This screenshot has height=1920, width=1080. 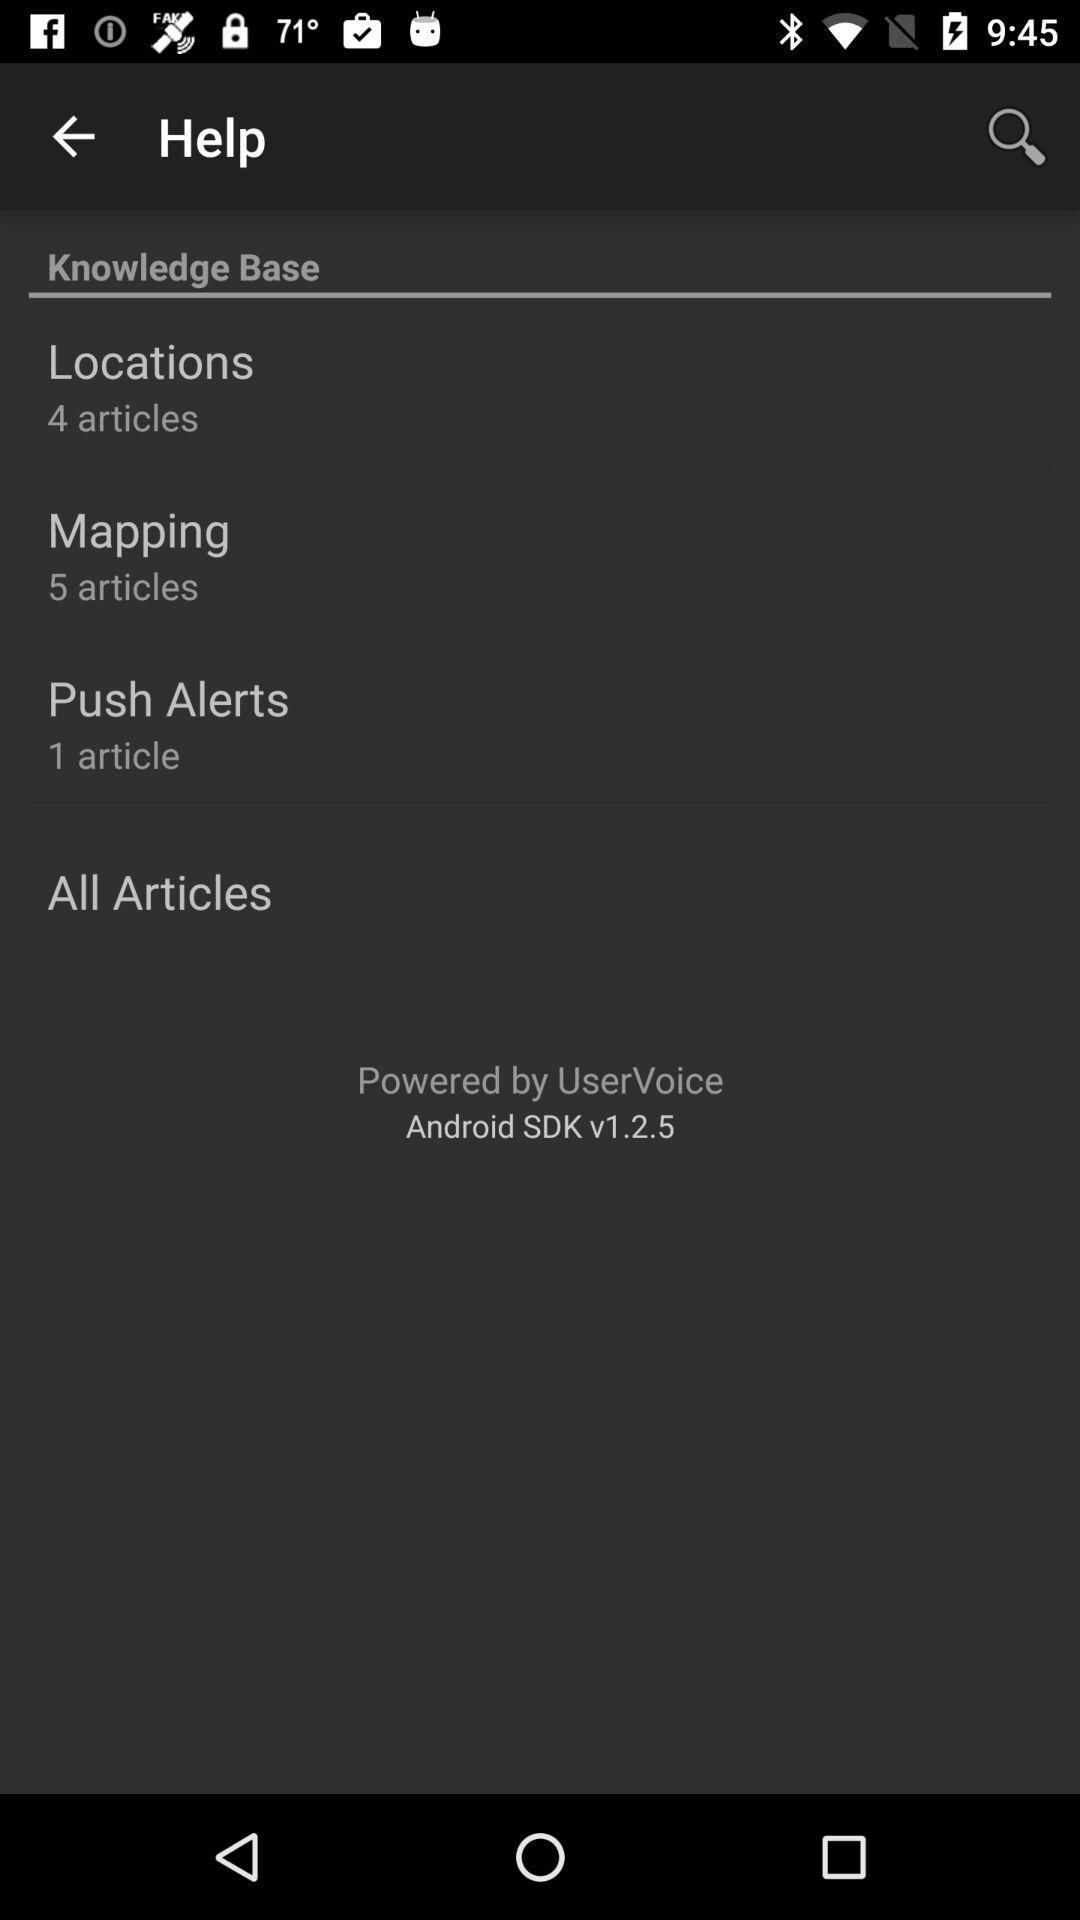 What do you see at coordinates (149, 360) in the screenshot?
I see `the item below the knowledge base icon` at bounding box center [149, 360].